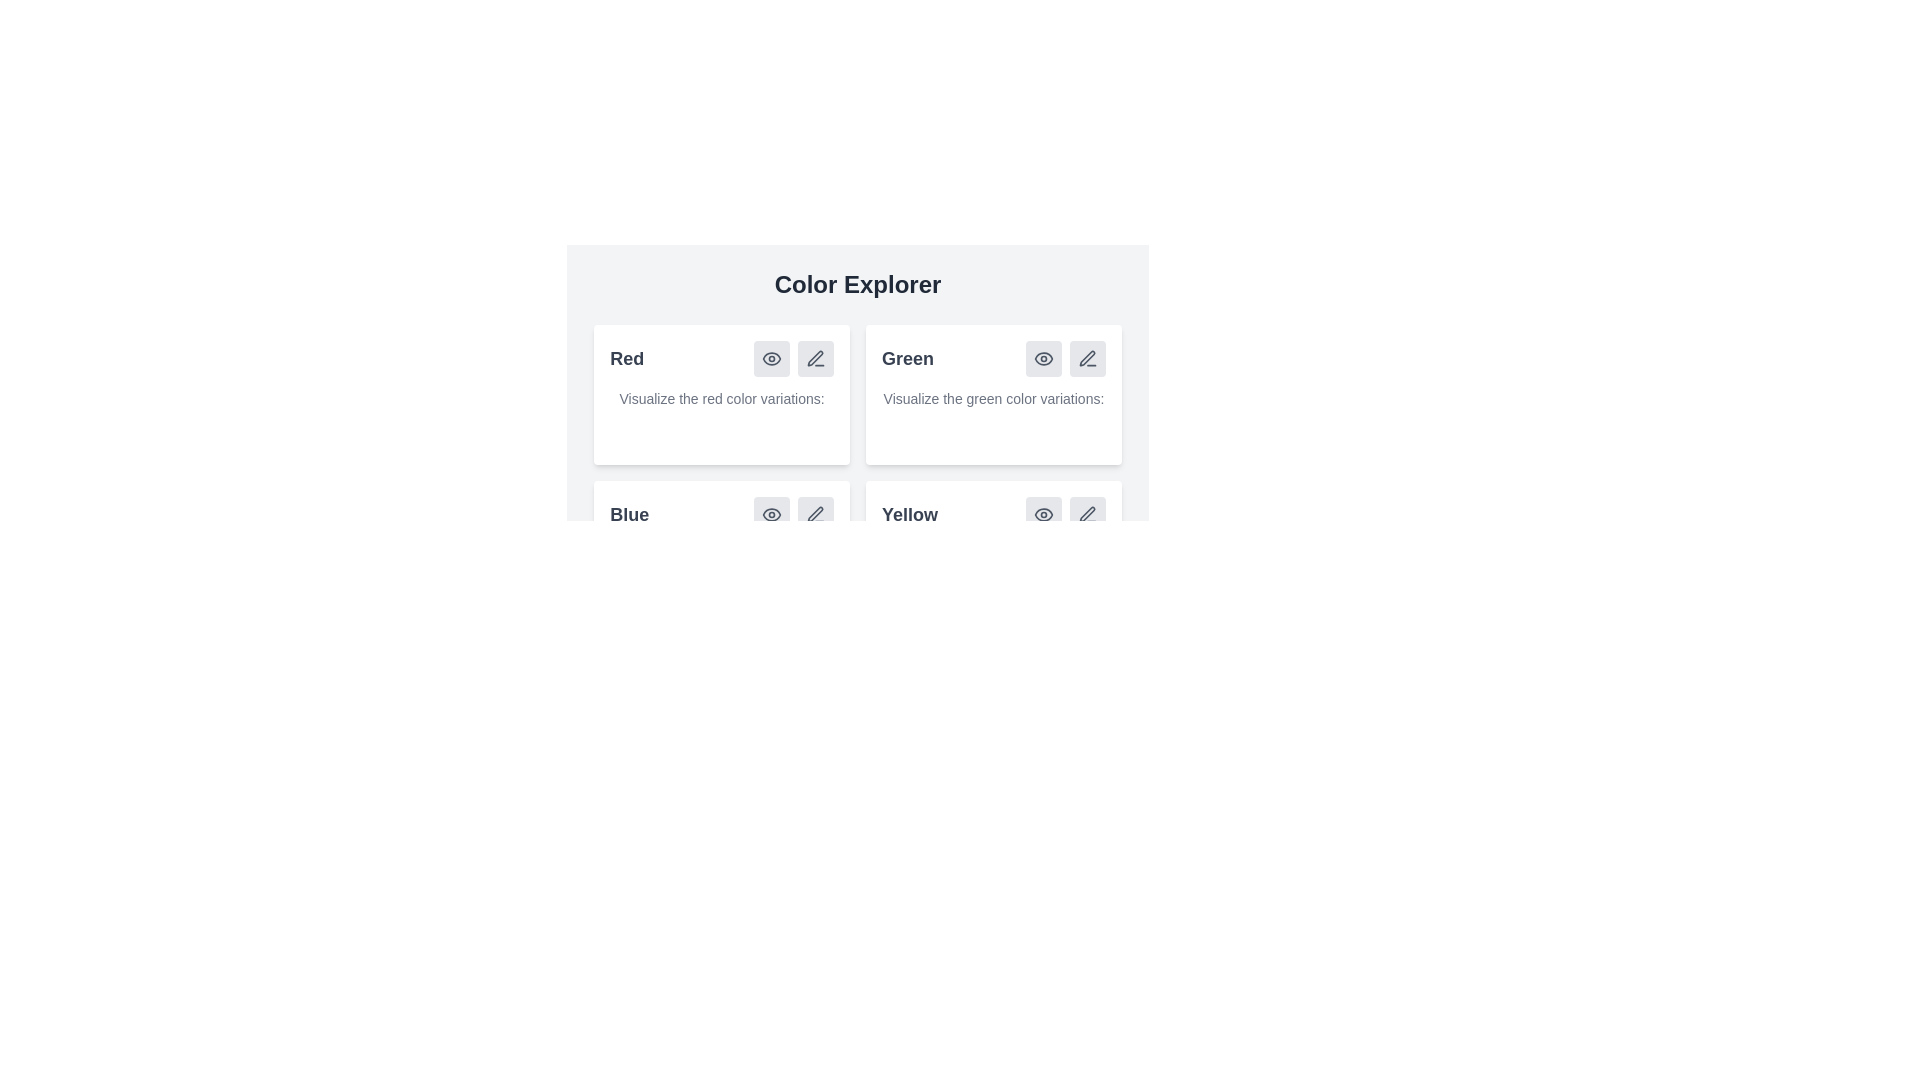 This screenshot has width=1920, height=1080. I want to click on the 'view' icon located in the top-right corner of the 'Green' section of the 'Color Explorer' layout, so click(1042, 357).